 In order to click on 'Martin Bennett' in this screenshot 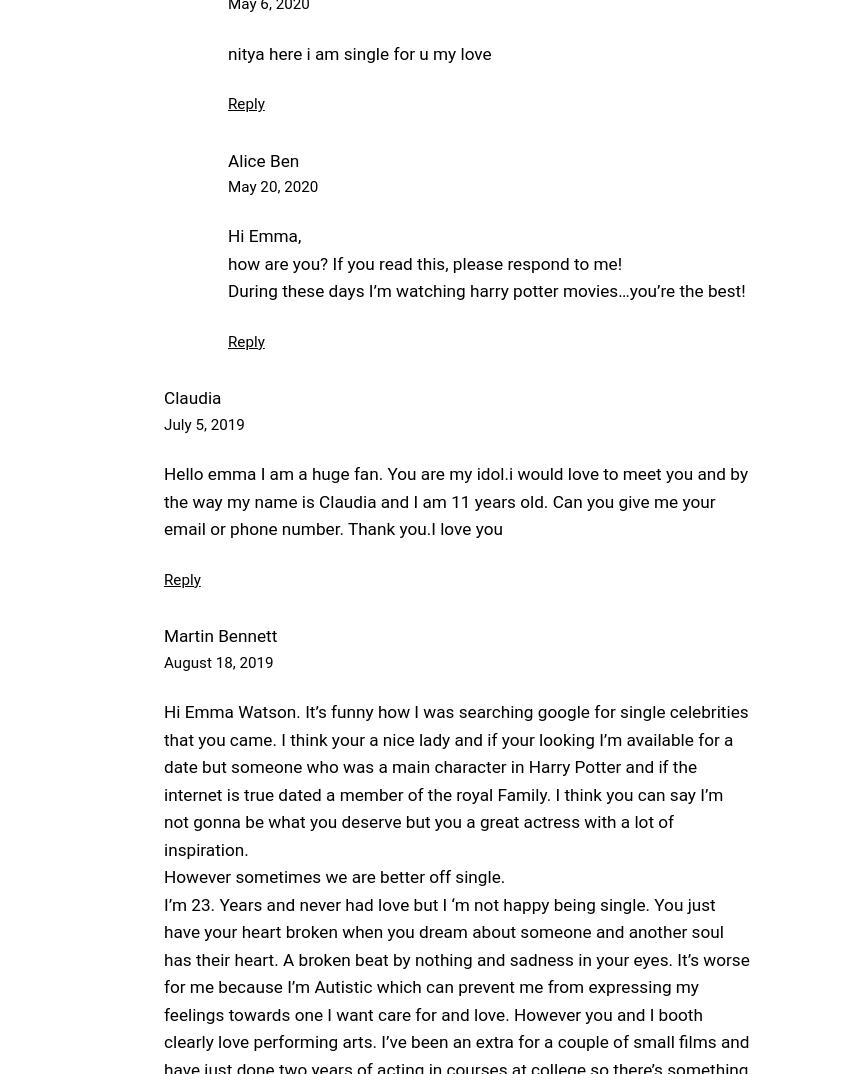, I will do `click(163, 636)`.